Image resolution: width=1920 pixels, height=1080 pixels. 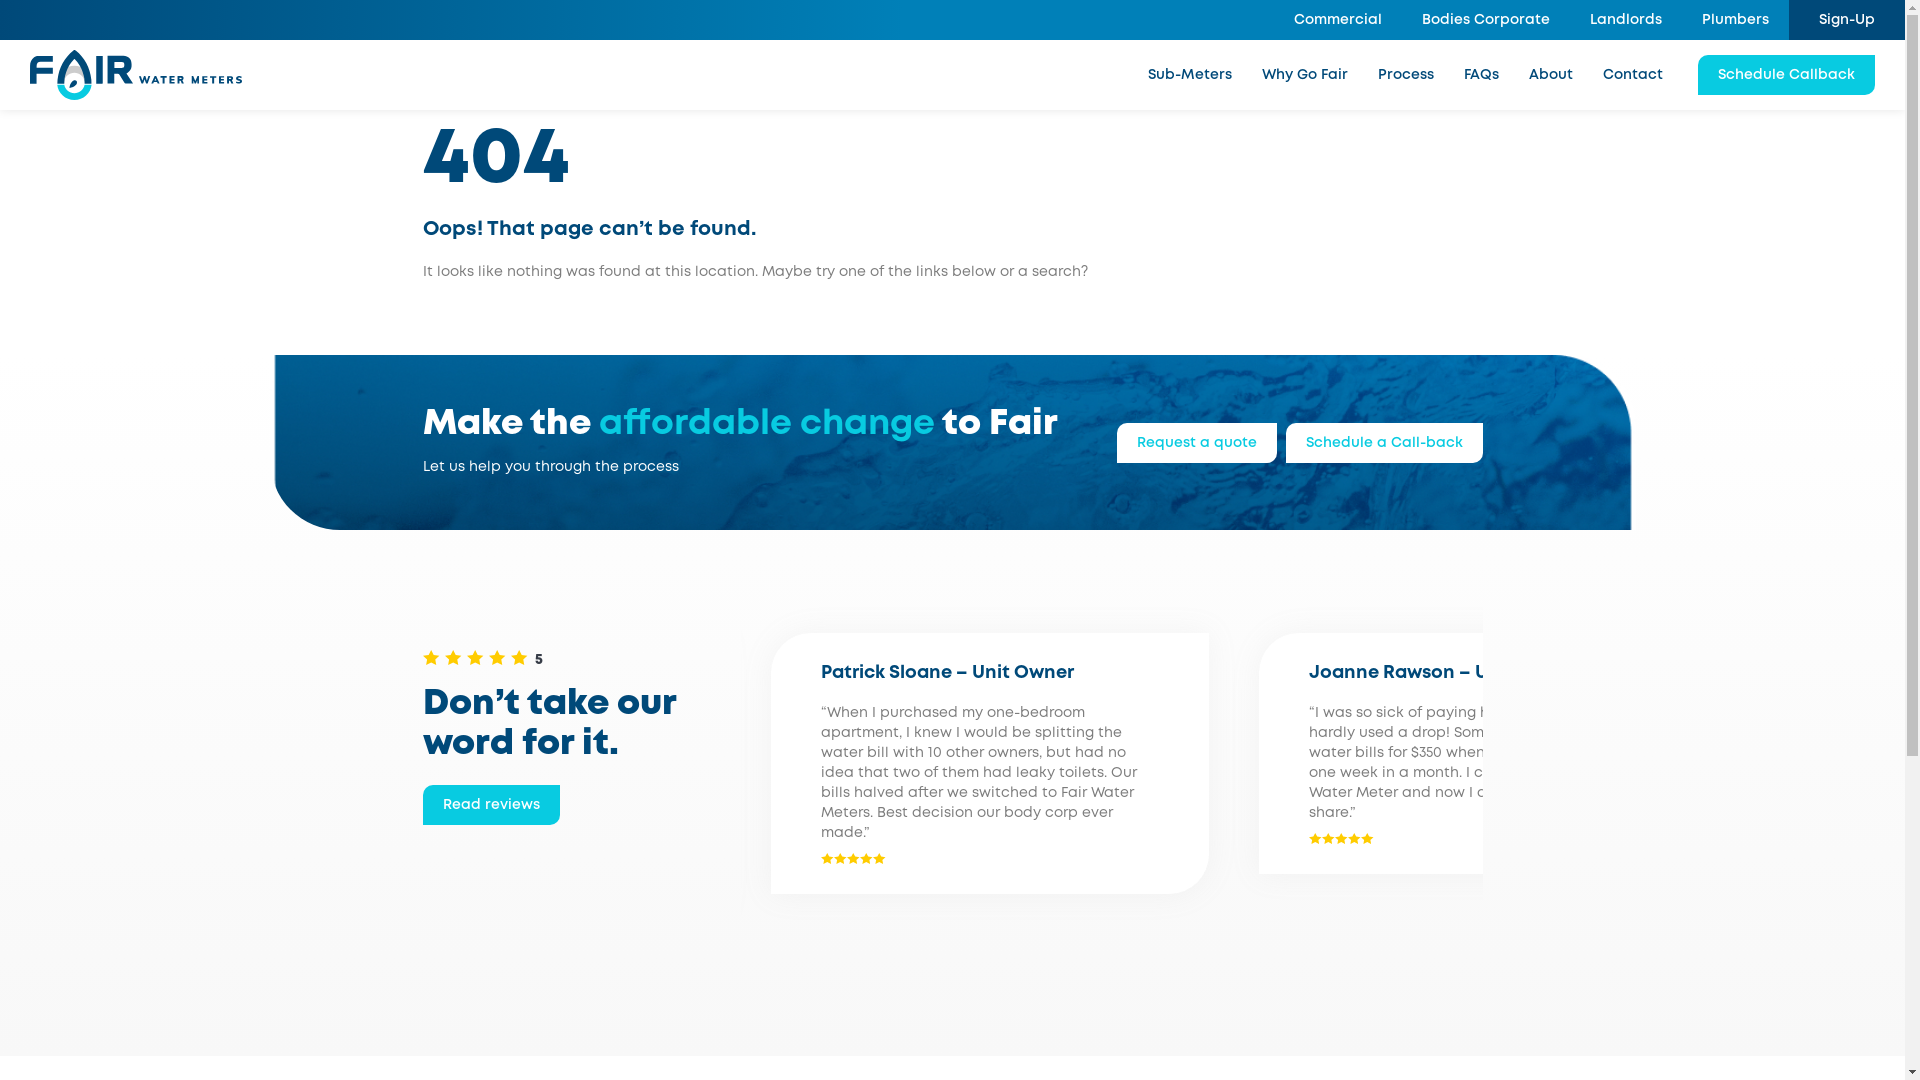 What do you see at coordinates (1734, 19) in the screenshot?
I see `'Plumbers'` at bounding box center [1734, 19].